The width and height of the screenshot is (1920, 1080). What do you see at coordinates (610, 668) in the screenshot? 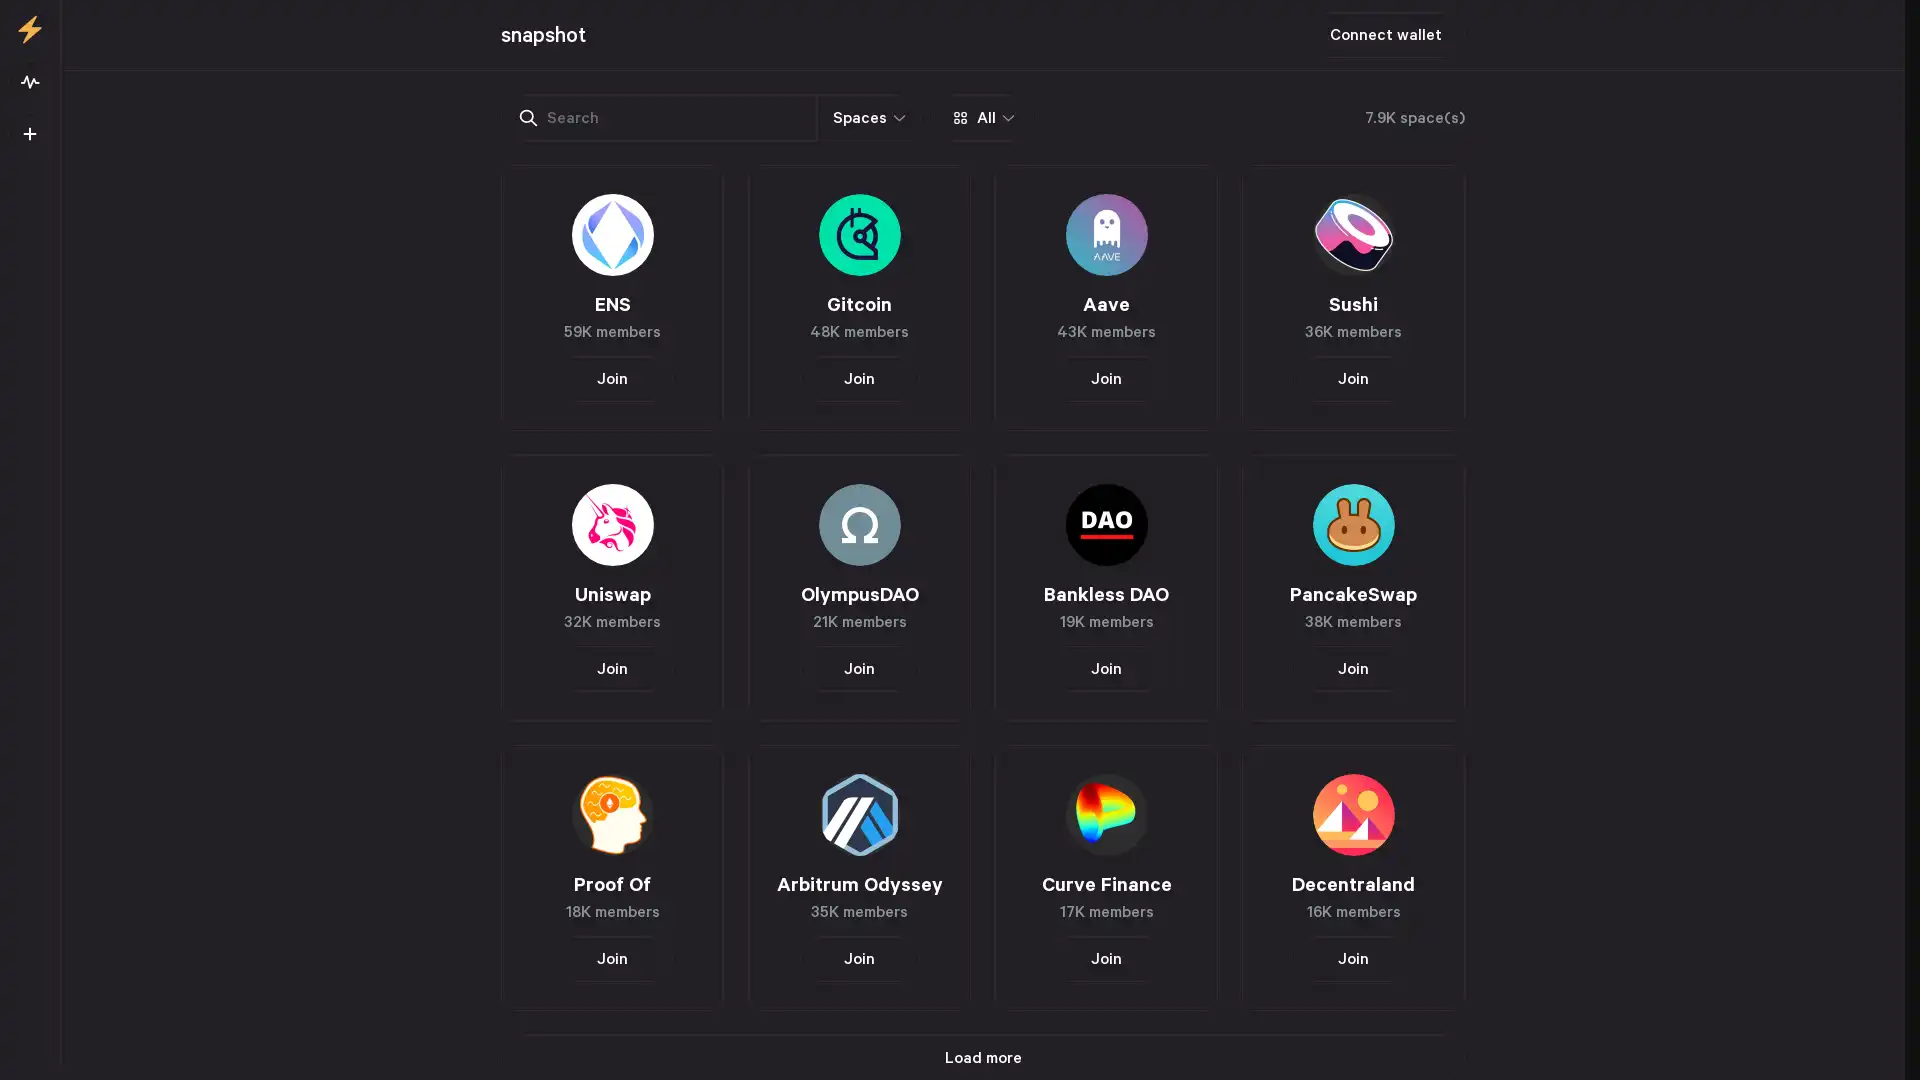
I see `Join` at bounding box center [610, 668].